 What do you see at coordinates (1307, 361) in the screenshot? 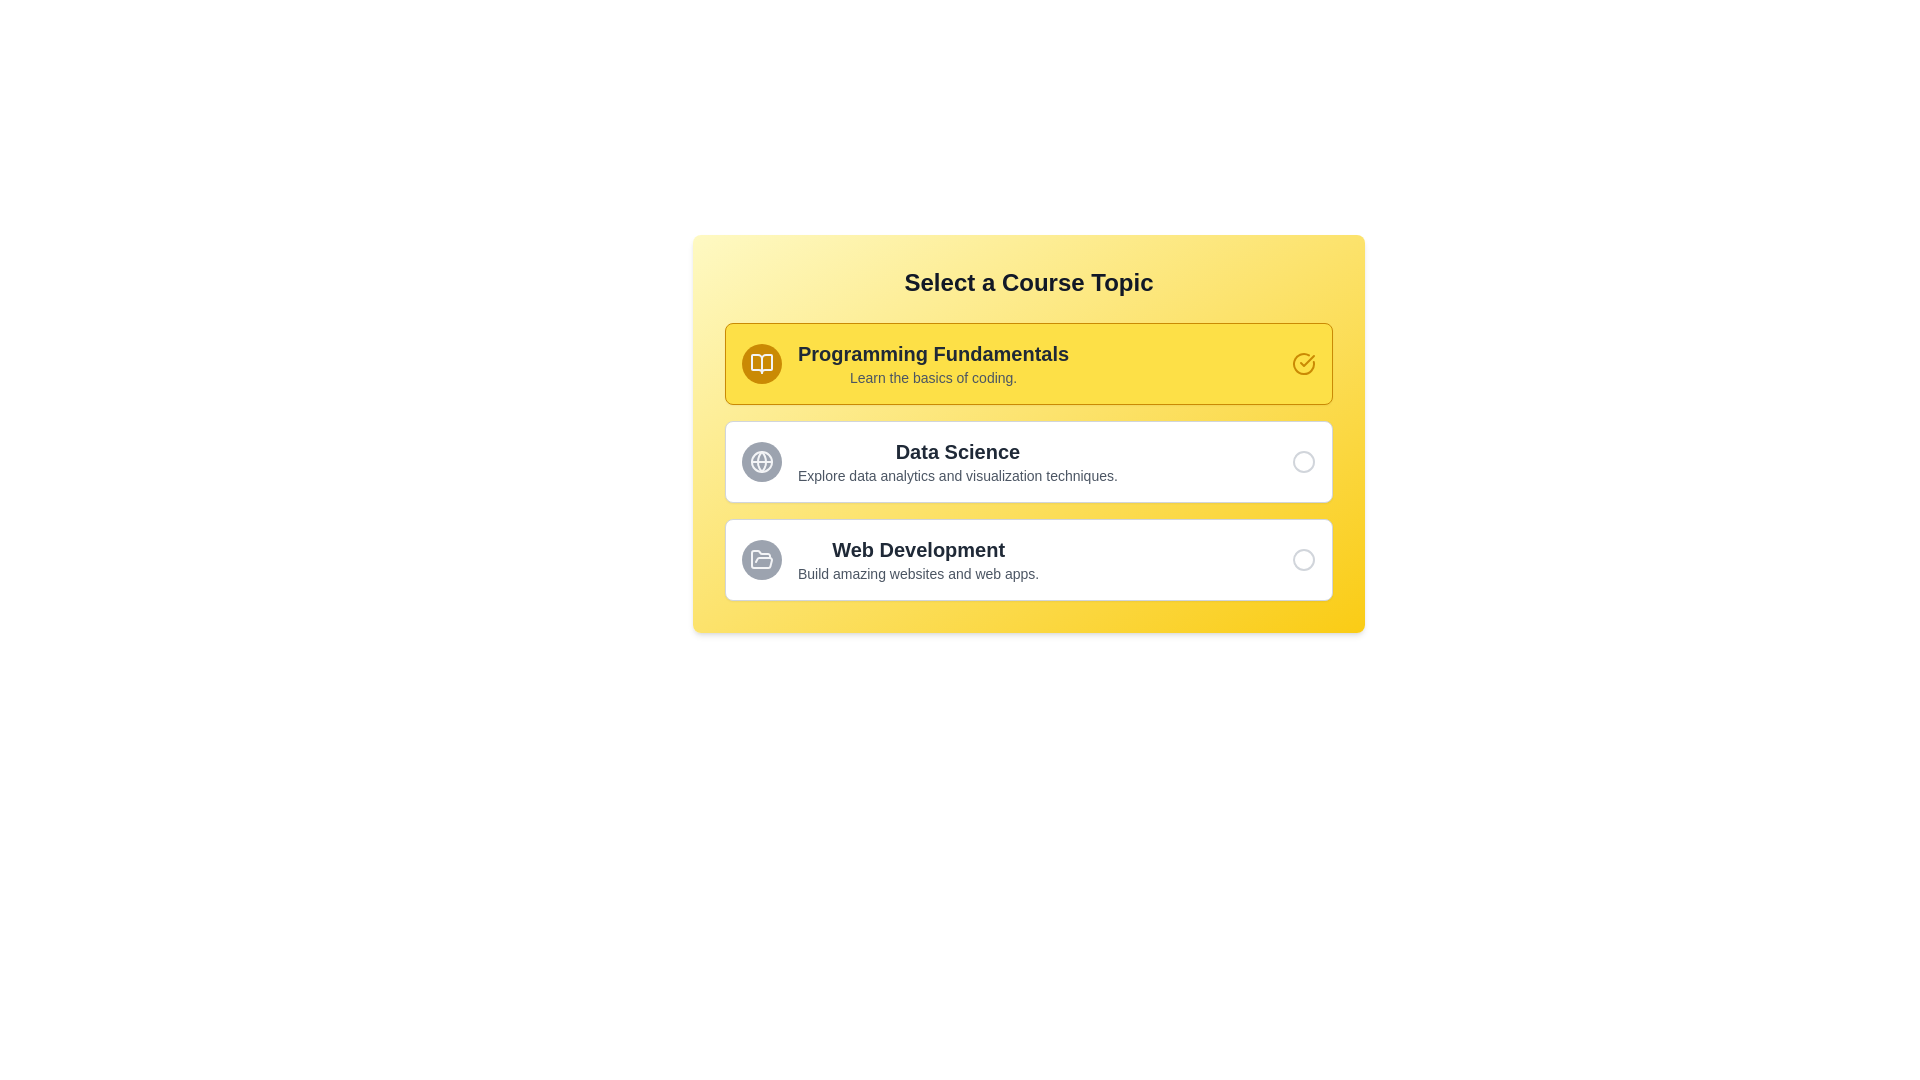
I see `the status of the checkmark icon located in the top-right corner of the 'Programming Fundamentals' button, which signifies completion of the course topic` at bounding box center [1307, 361].